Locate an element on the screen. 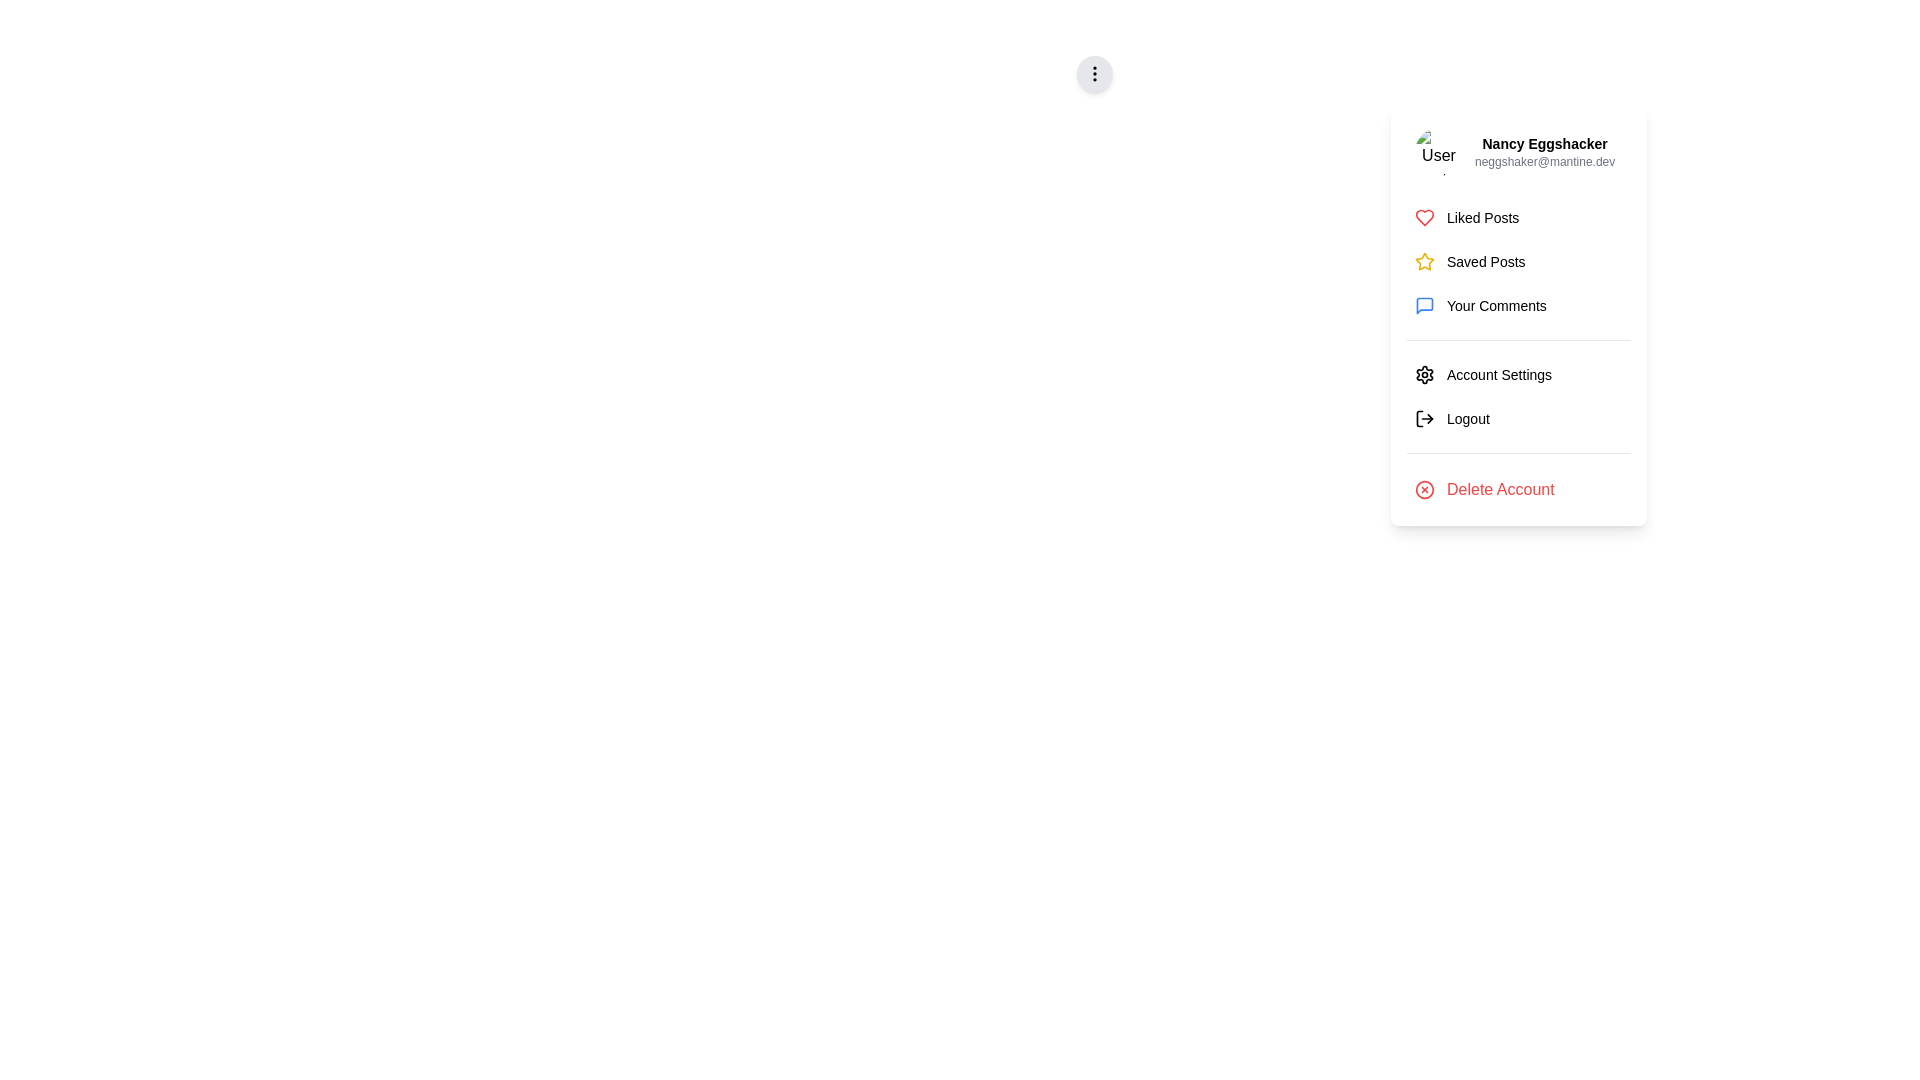 This screenshot has width=1920, height=1080. the first menu item for account settings located beneath user-related information and above the 'Logout' menu item is located at coordinates (1518, 374).